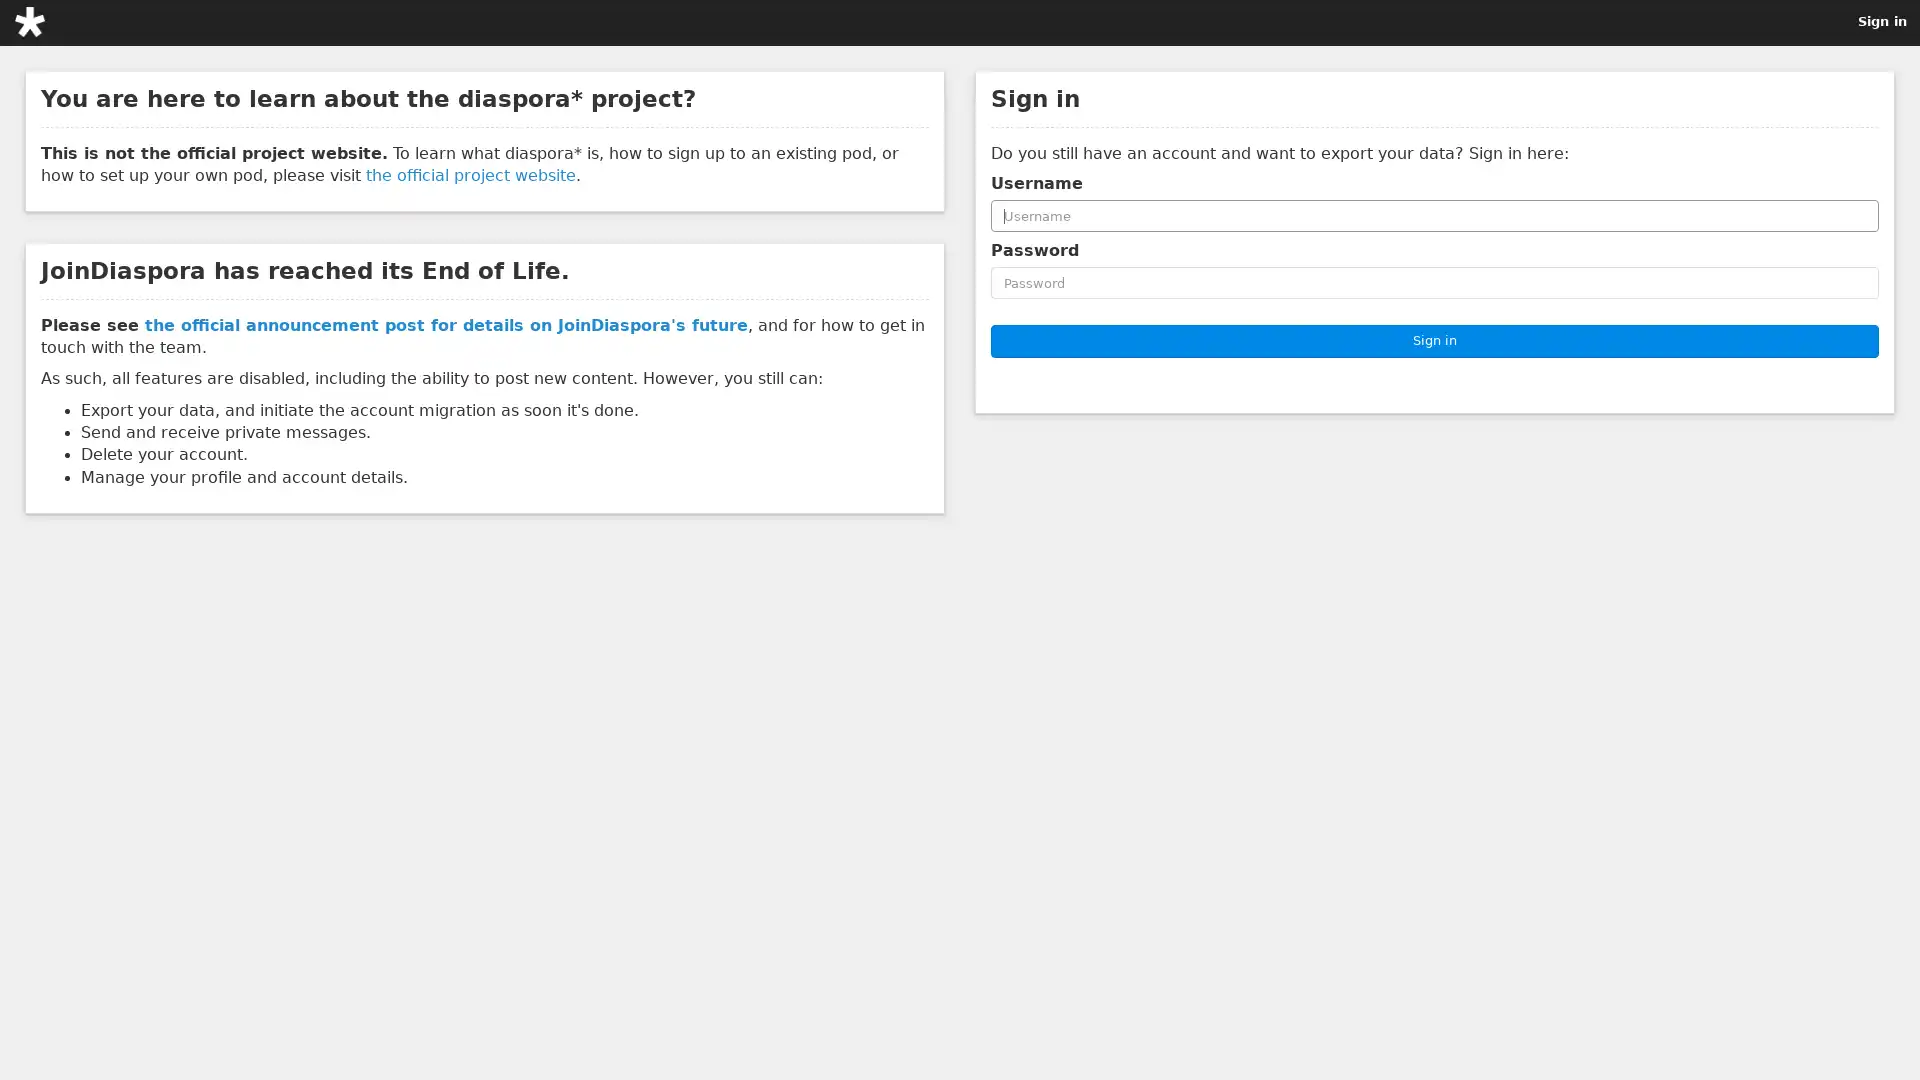  What do you see at coordinates (1434, 339) in the screenshot?
I see `Sign in` at bounding box center [1434, 339].